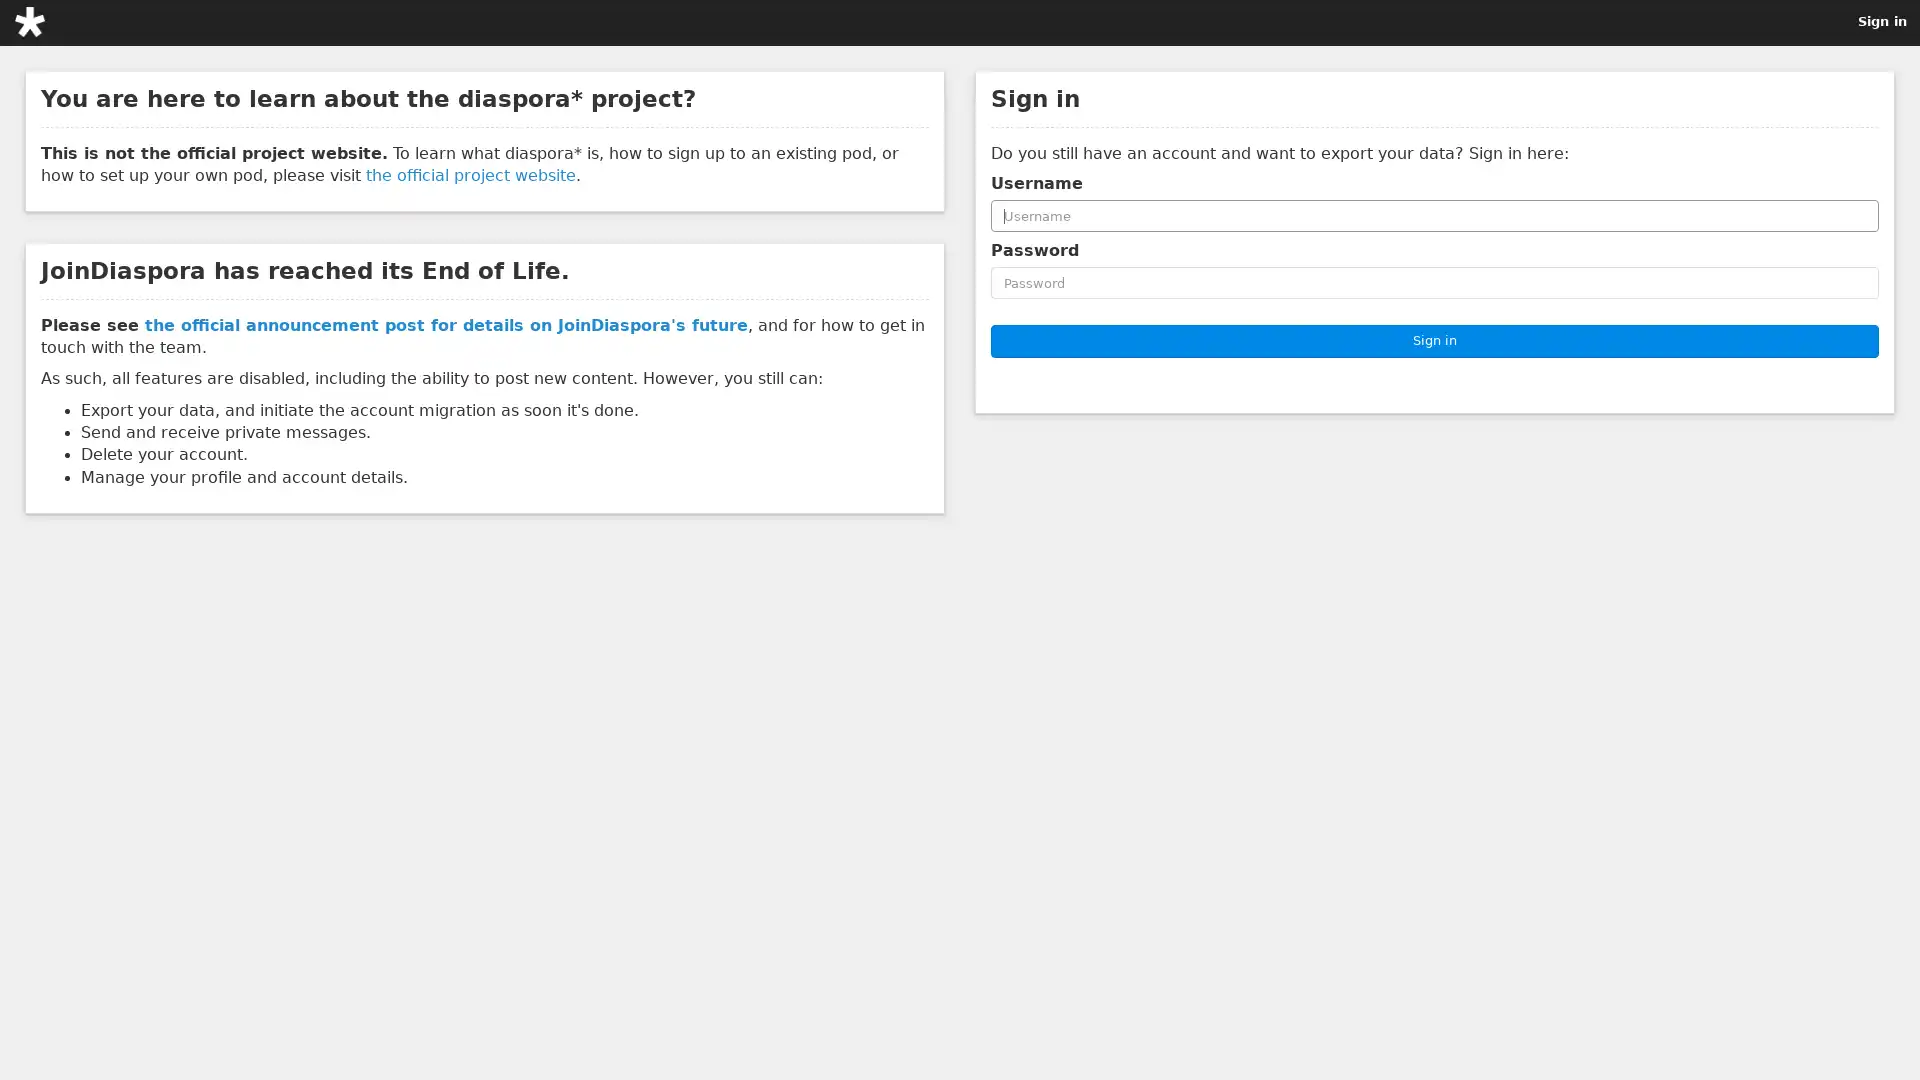  What do you see at coordinates (1434, 339) in the screenshot?
I see `Sign in` at bounding box center [1434, 339].